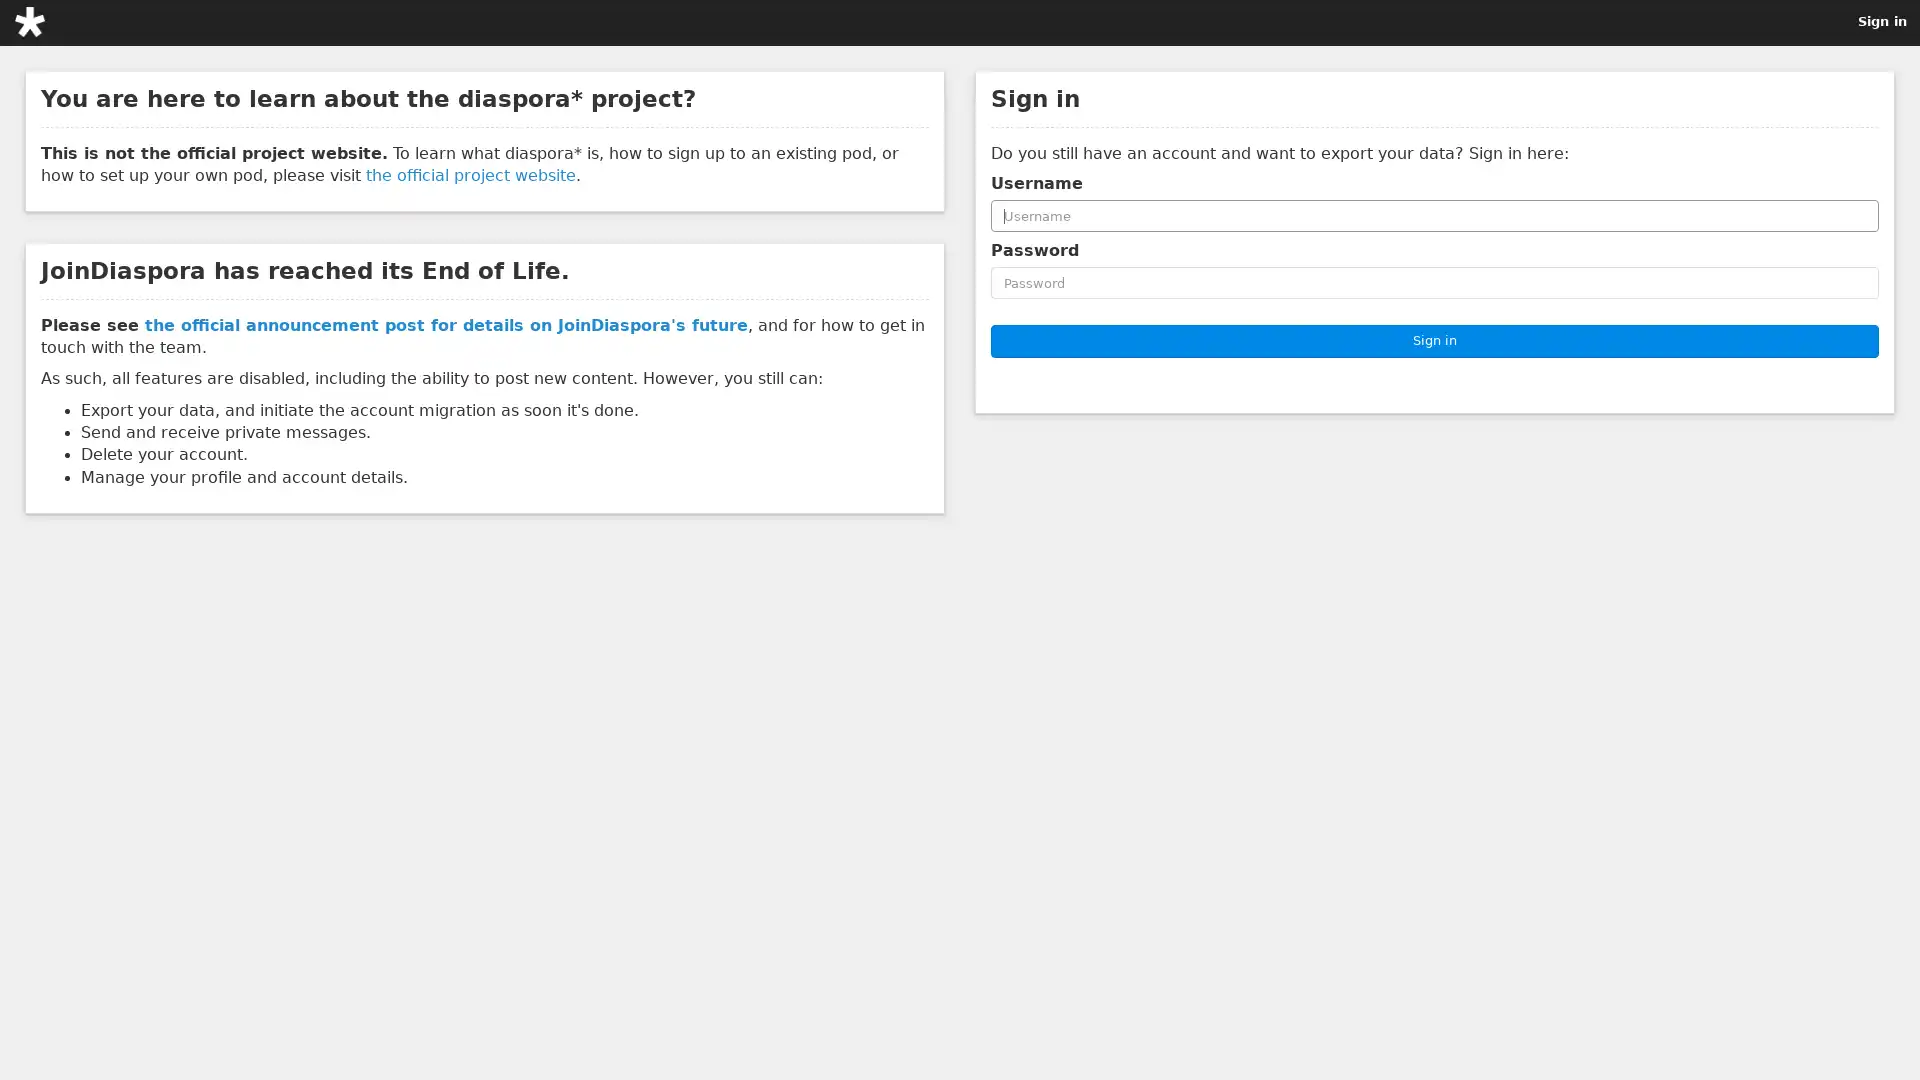  What do you see at coordinates (1434, 339) in the screenshot?
I see `Sign in` at bounding box center [1434, 339].